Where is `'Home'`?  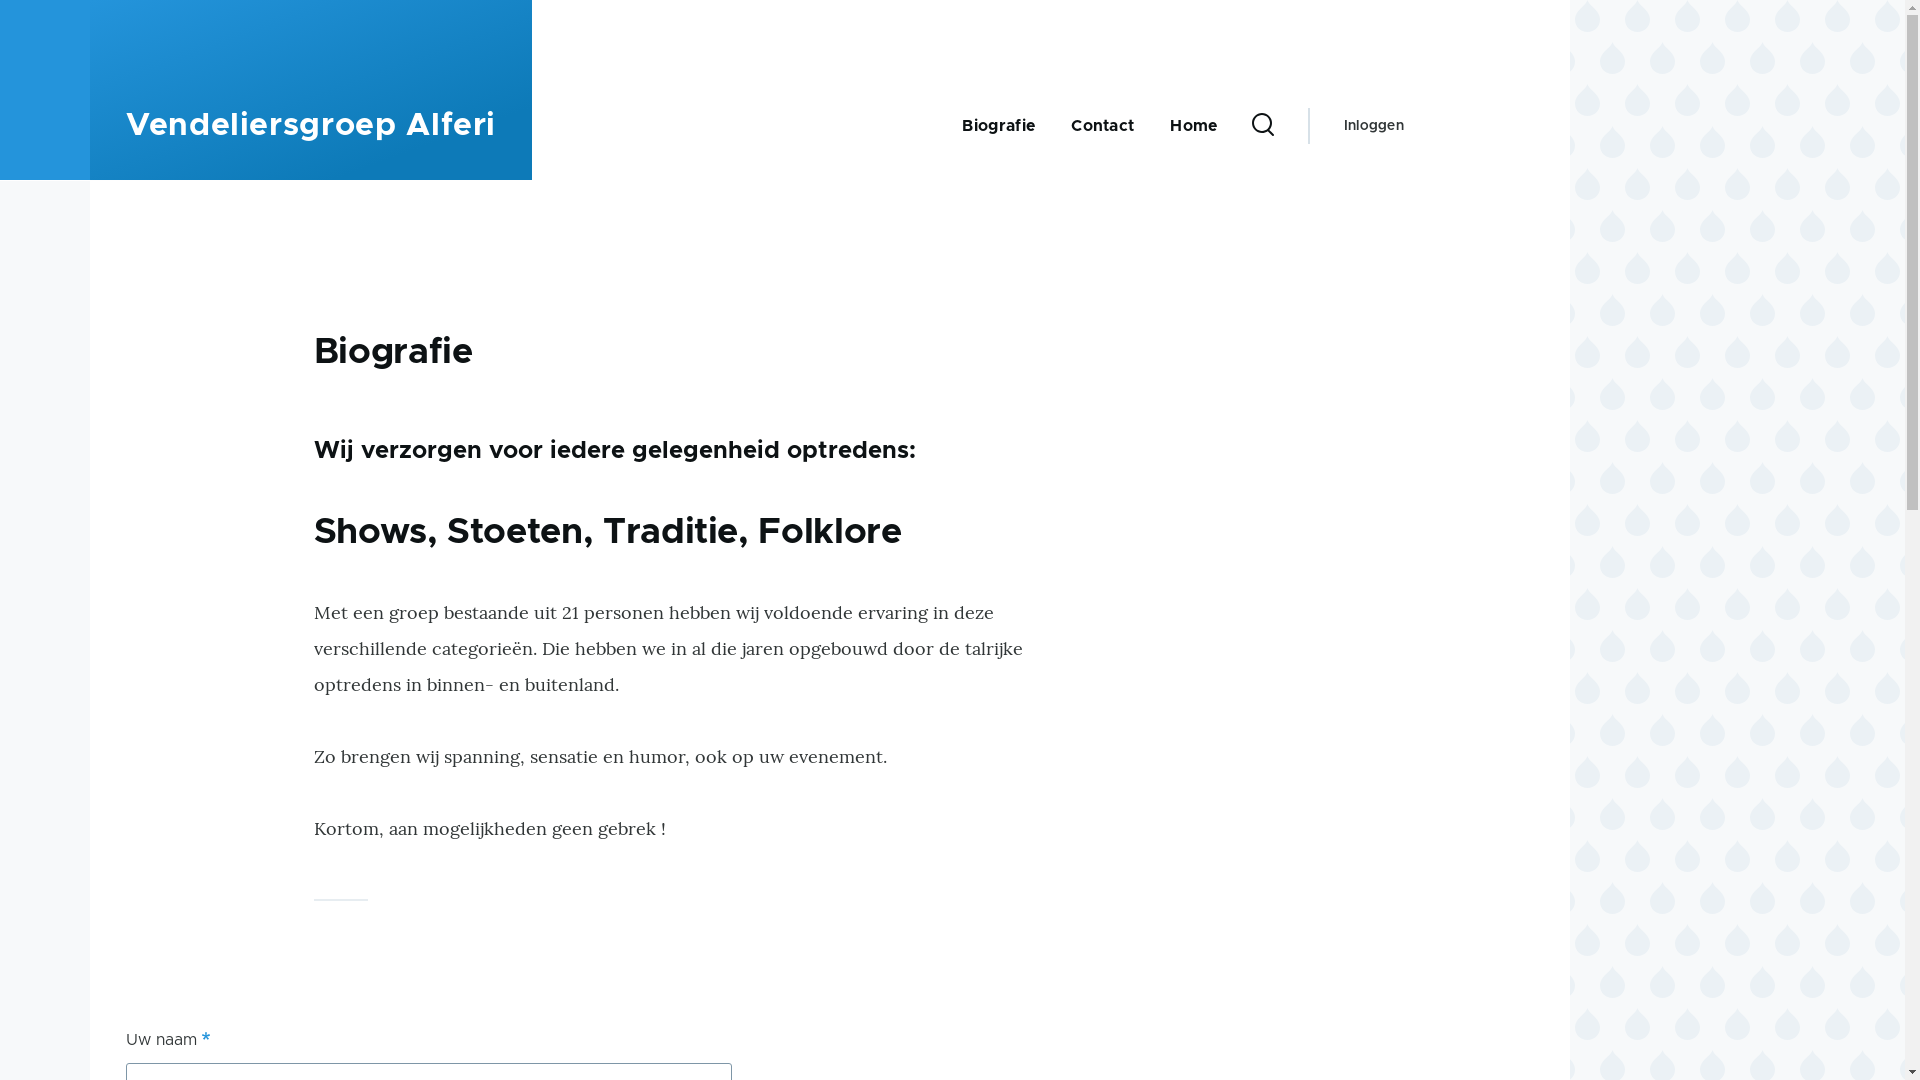
'Home' is located at coordinates (1193, 125).